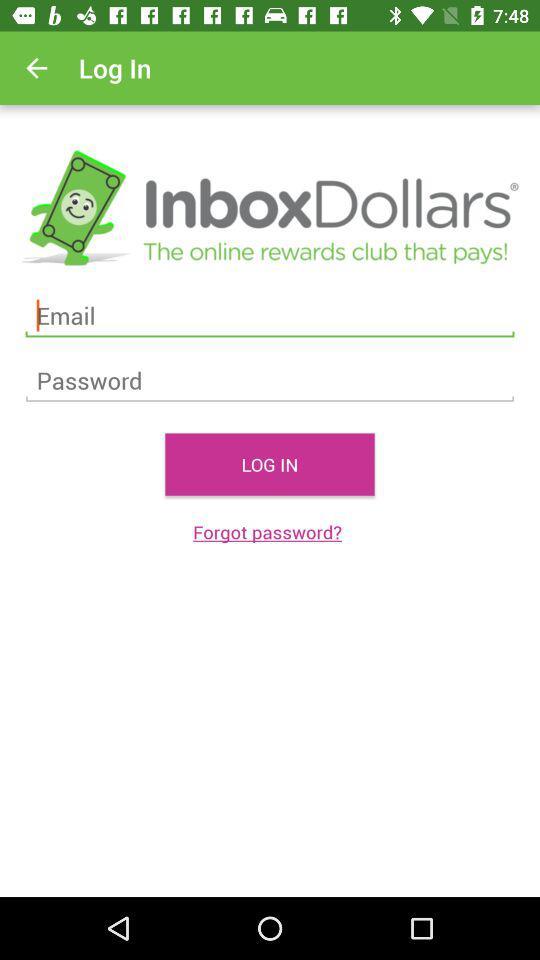 The width and height of the screenshot is (540, 960). What do you see at coordinates (269, 531) in the screenshot?
I see `the item below log in icon` at bounding box center [269, 531].